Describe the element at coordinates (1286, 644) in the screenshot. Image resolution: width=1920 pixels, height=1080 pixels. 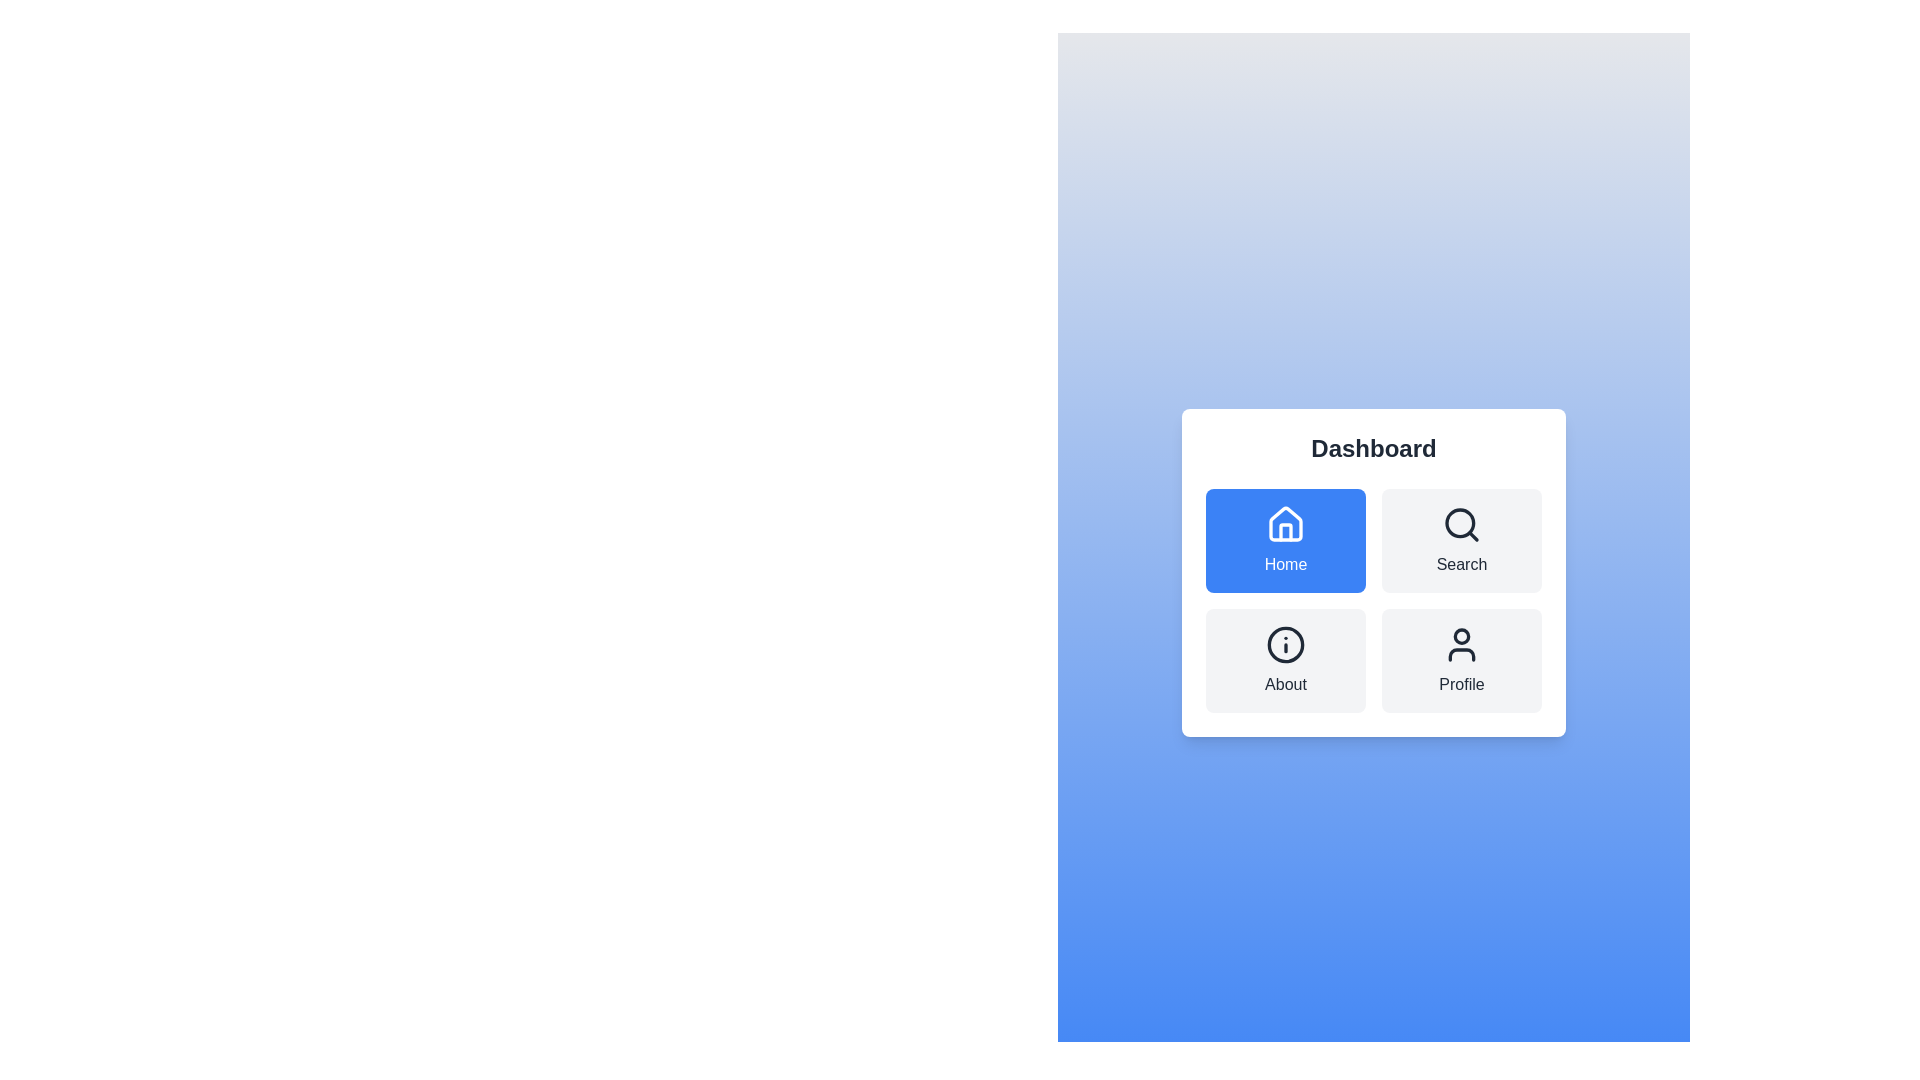
I see `the 'About' icon, which serves as an indicator for the information section of the application, located in the bottom-left quadrant of the 2x2 grid layout` at that location.